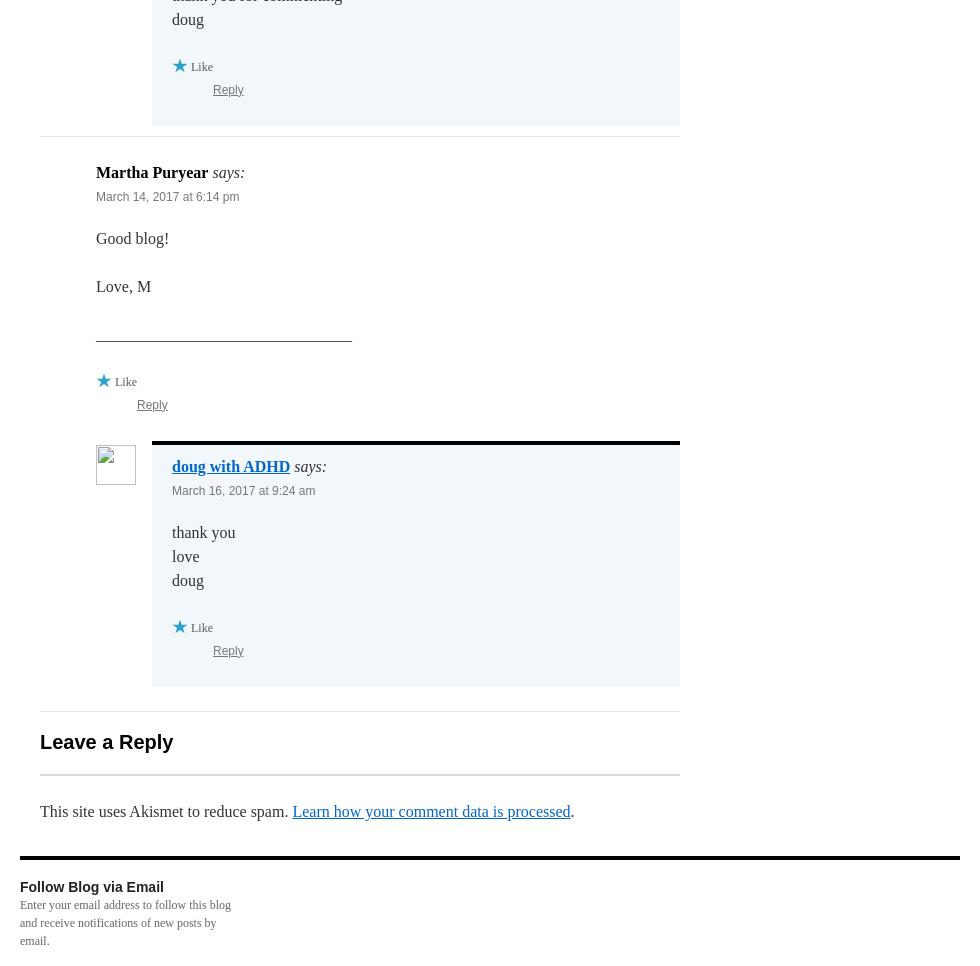 The width and height of the screenshot is (980, 966). Describe the element at coordinates (106, 741) in the screenshot. I see `'Leave a Reply'` at that location.